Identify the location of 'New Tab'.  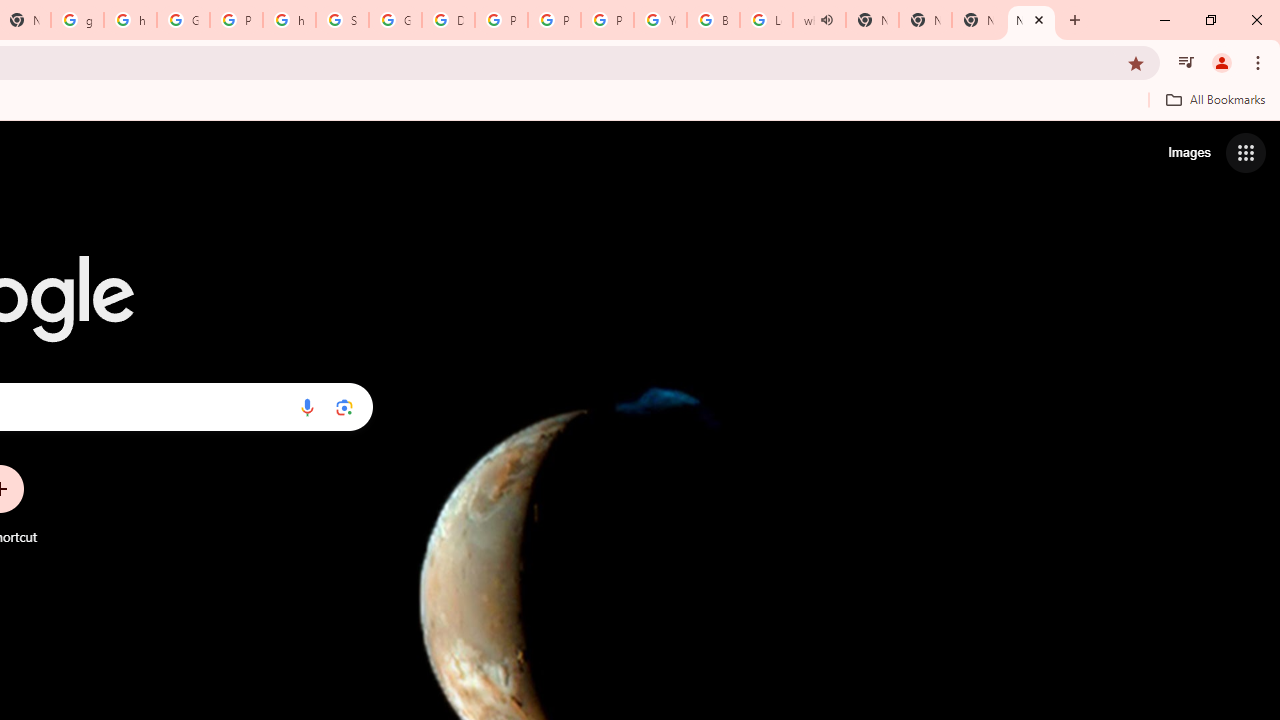
(978, 20).